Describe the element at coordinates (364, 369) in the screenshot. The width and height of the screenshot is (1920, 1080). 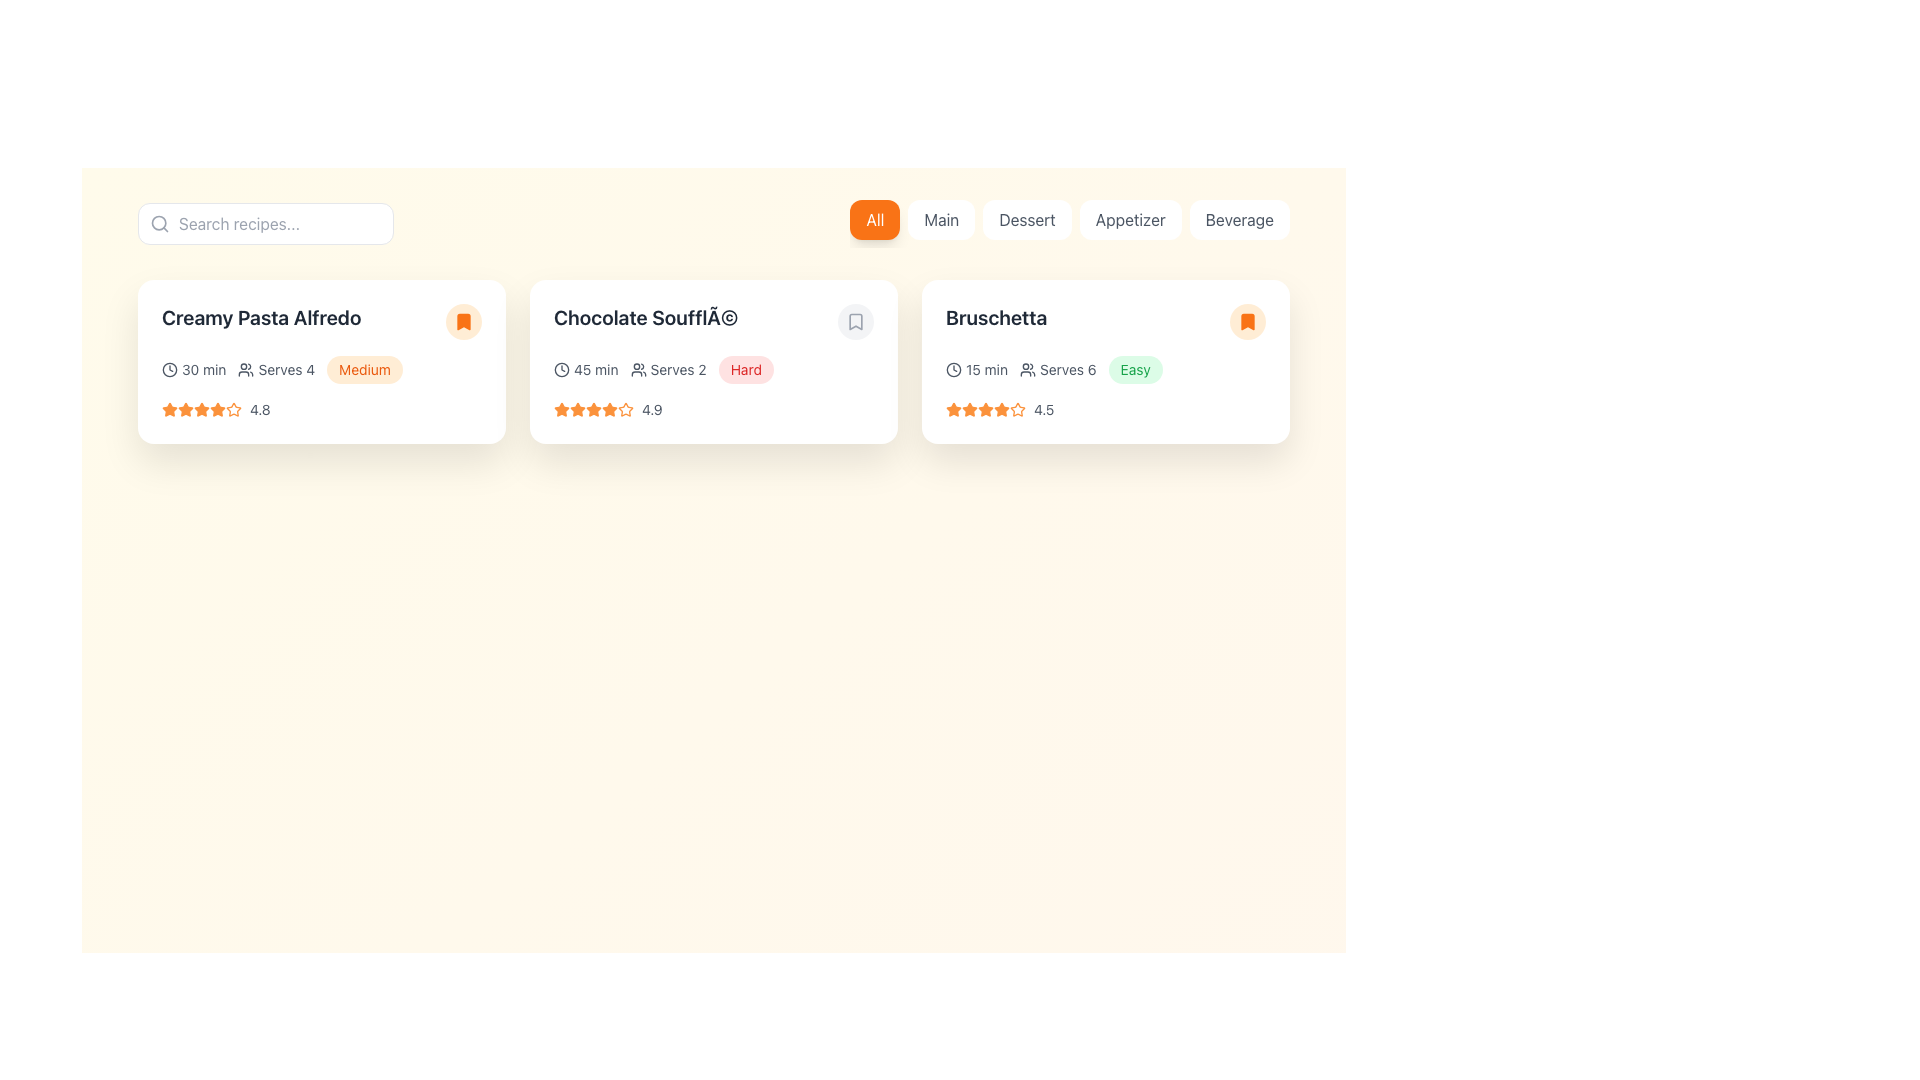
I see `displayed text from the difficulty level label of the 'Creamy Pasta Alfredo' recipe, which is centrally positioned within a rounded pill-shaped badge in the leftmost column` at that location.